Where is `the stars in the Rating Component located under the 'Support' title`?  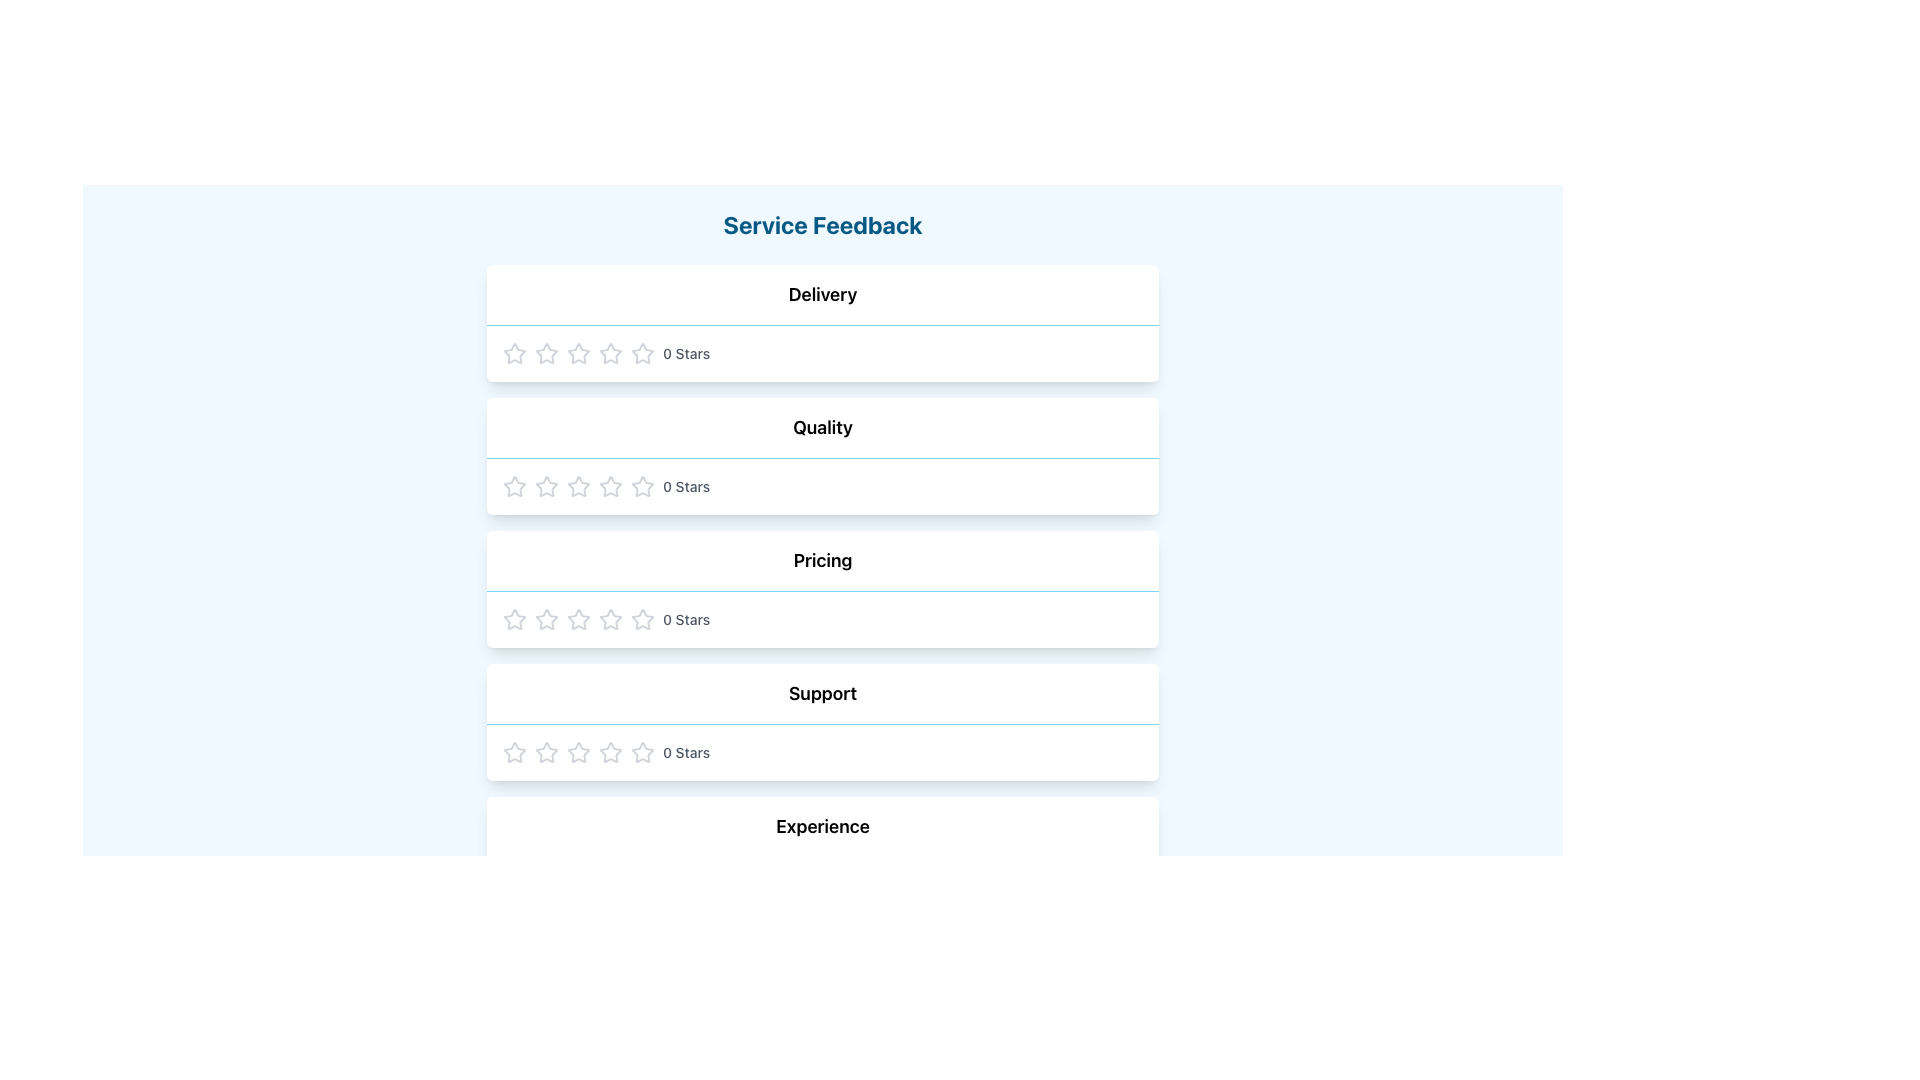 the stars in the Rating Component located under the 'Support' title is located at coordinates (822, 752).